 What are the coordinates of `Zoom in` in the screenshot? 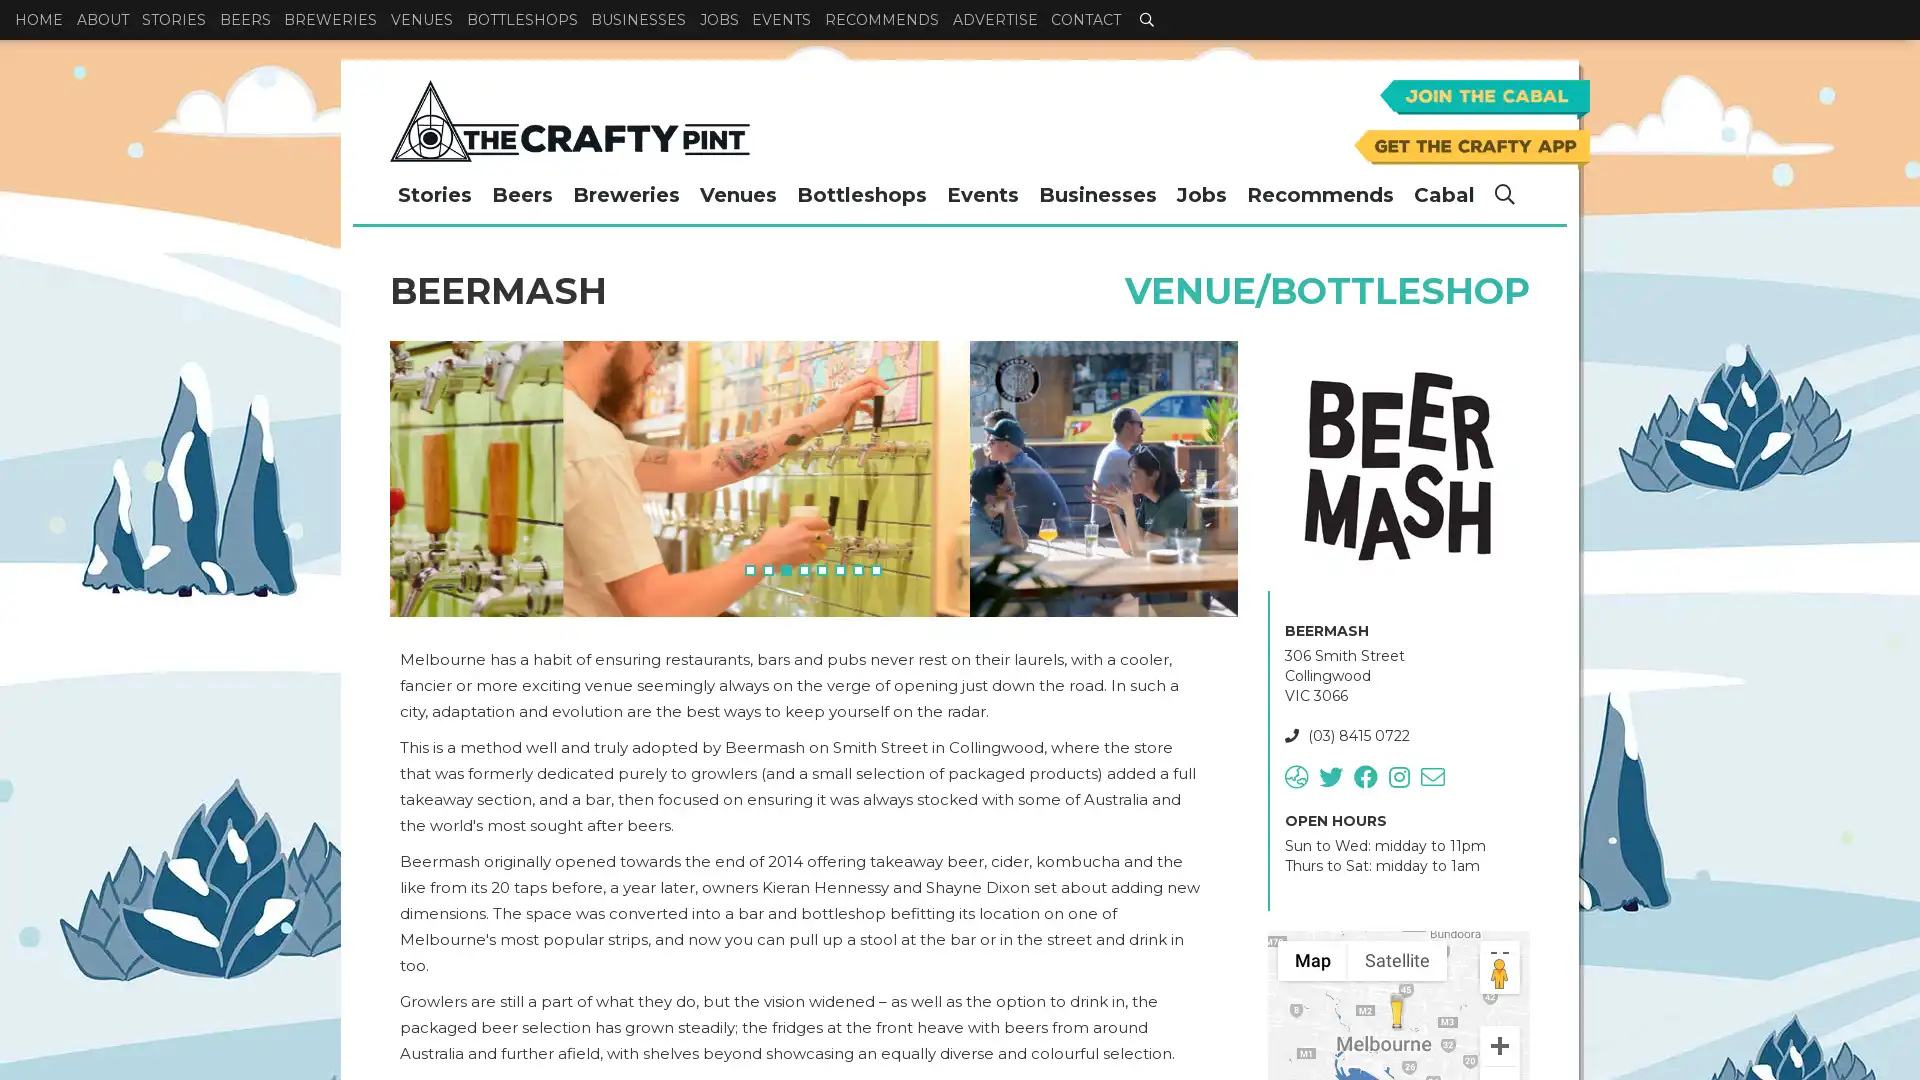 It's located at (1499, 1044).